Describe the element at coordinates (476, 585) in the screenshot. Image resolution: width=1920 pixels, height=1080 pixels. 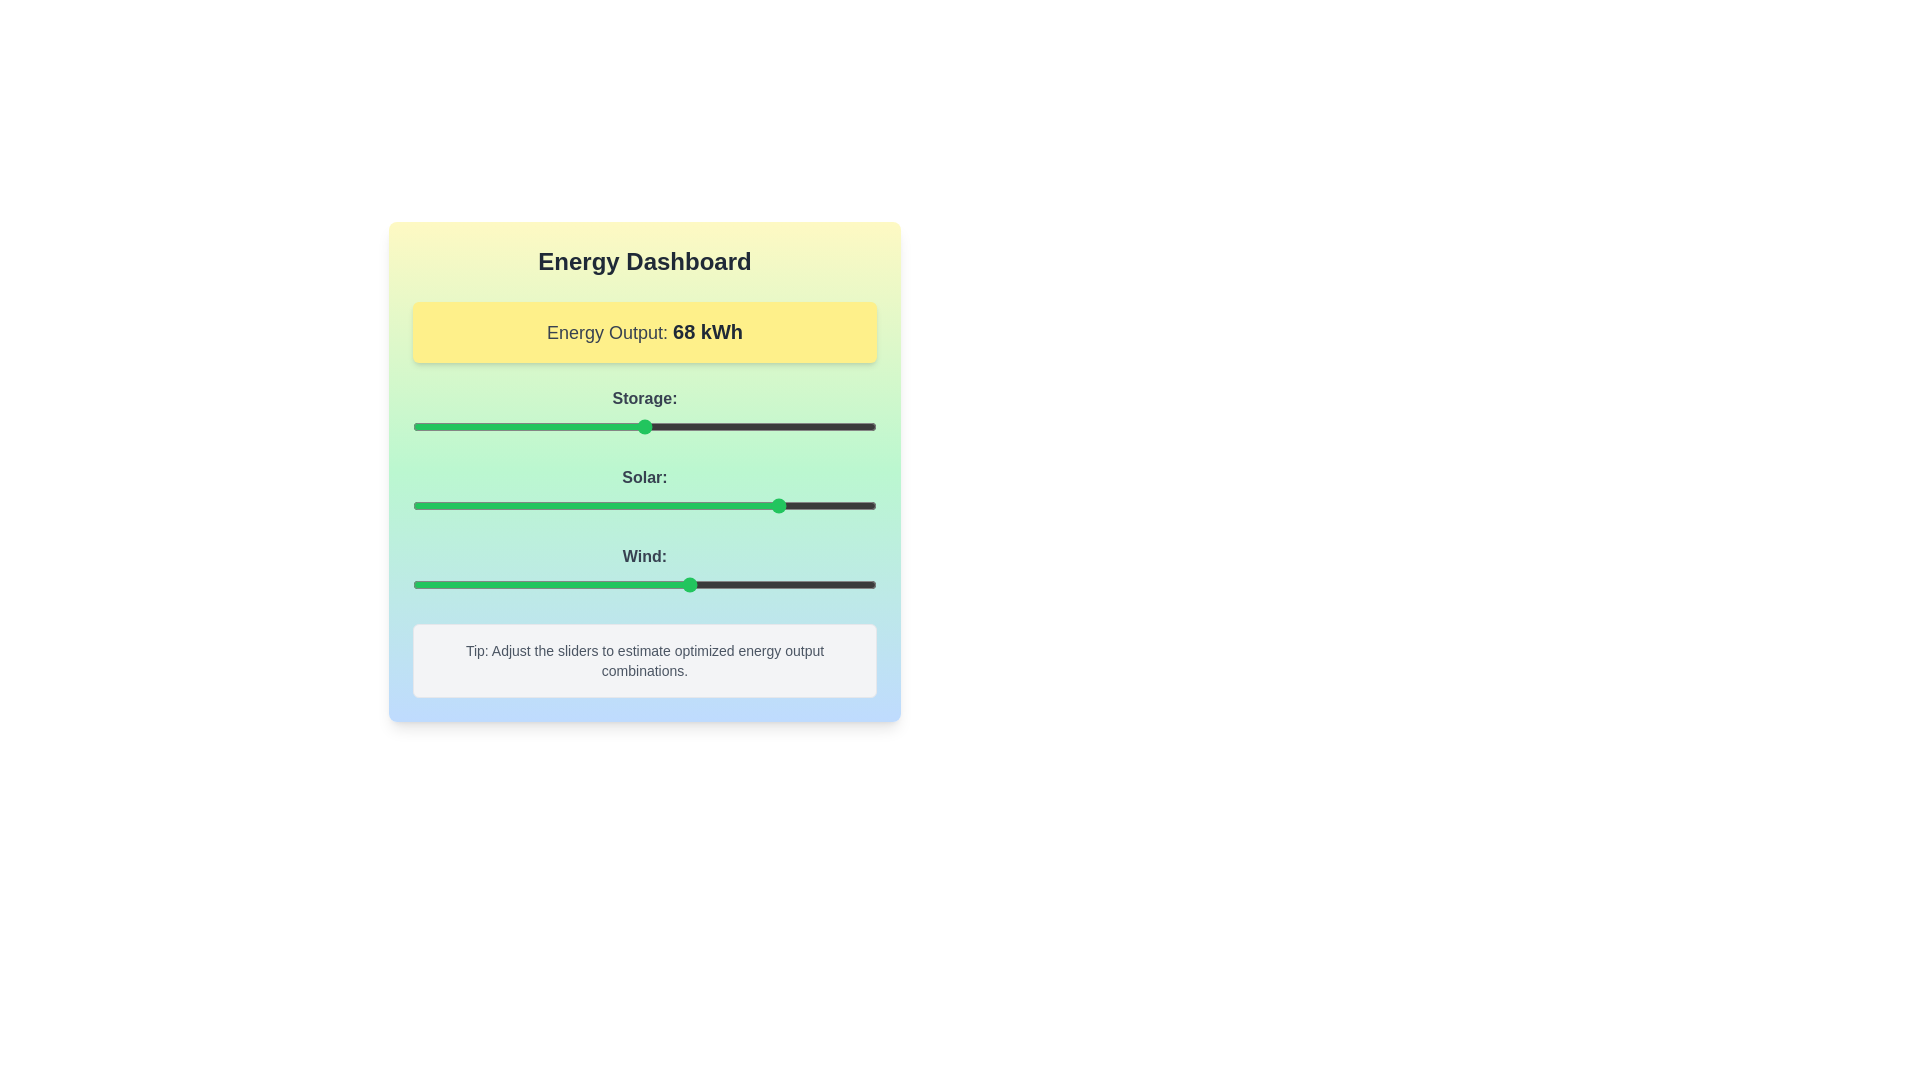
I see `the 'Wind' slider to set its value to 14` at that location.